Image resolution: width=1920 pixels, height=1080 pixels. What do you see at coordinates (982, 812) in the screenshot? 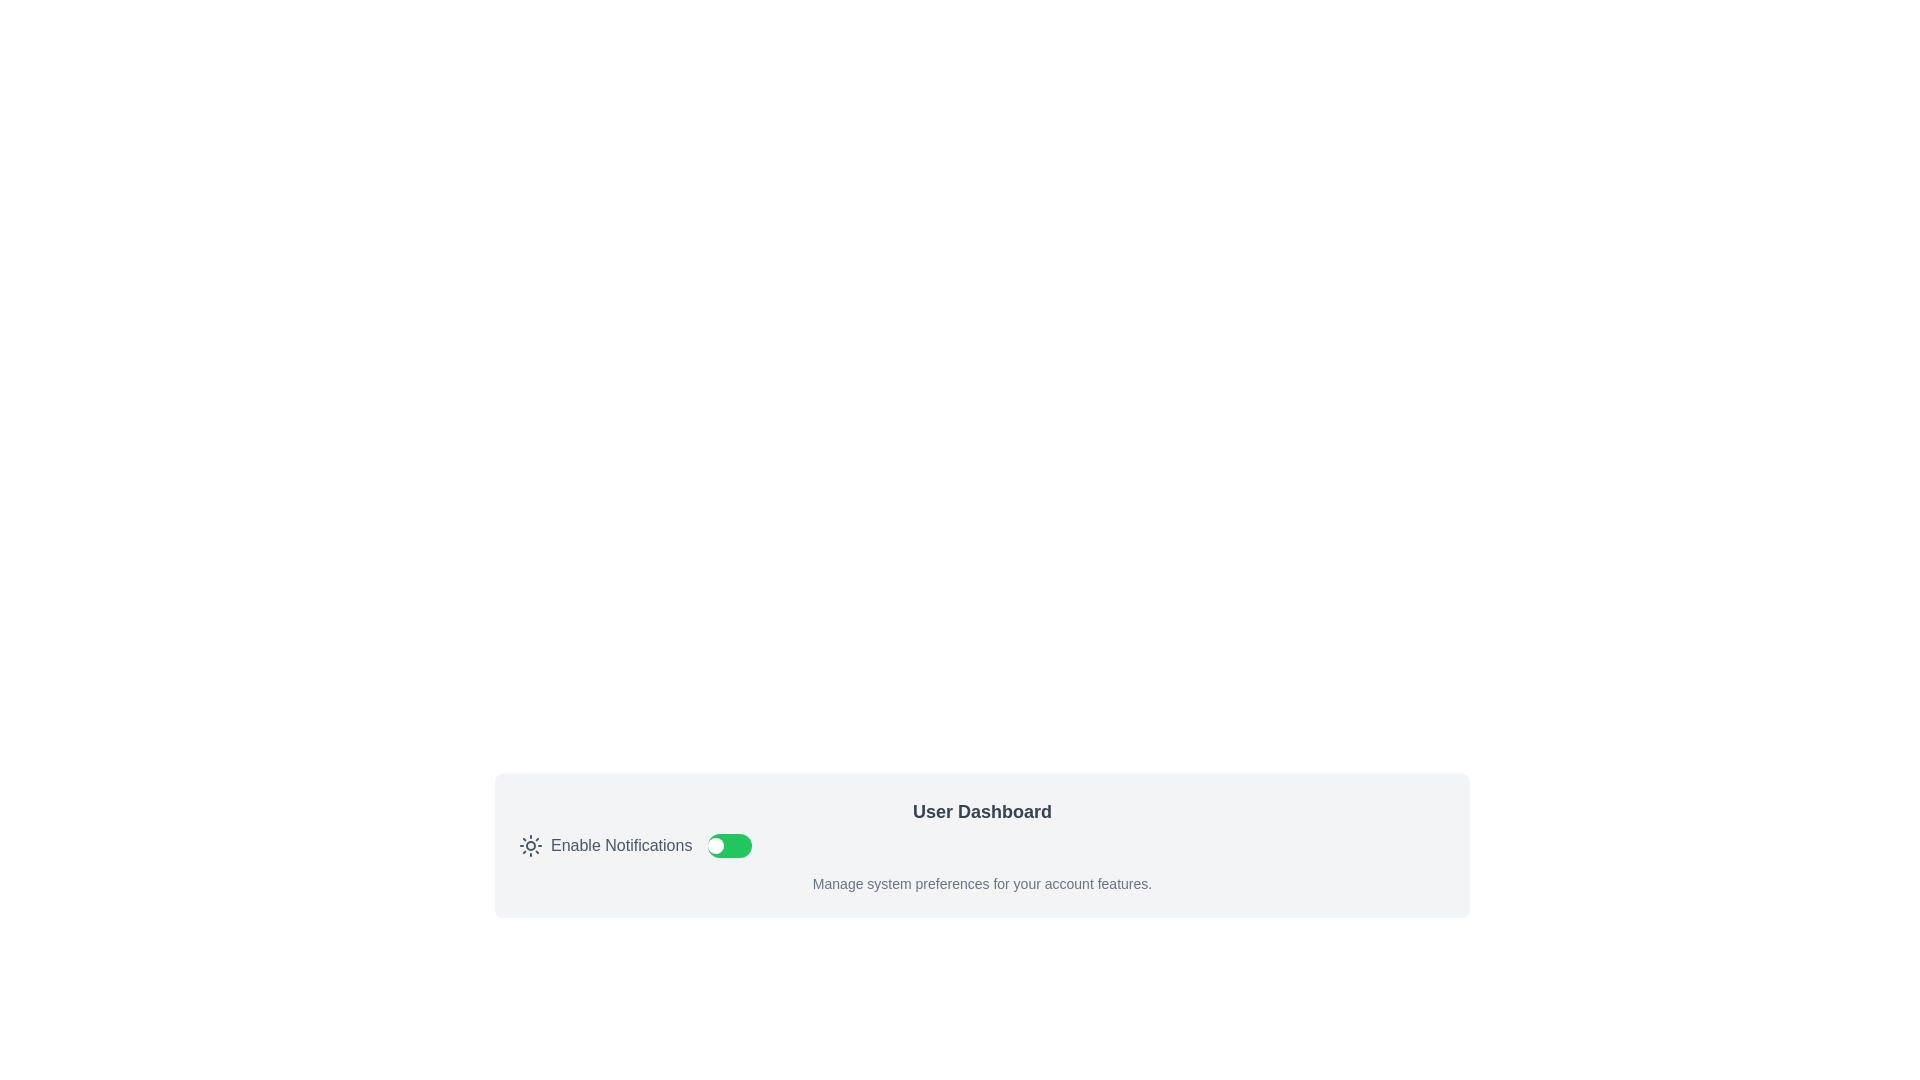
I see `the 'User Dashboard' text label which is a bold, large-sized title displayed at the top of the card section` at bounding box center [982, 812].